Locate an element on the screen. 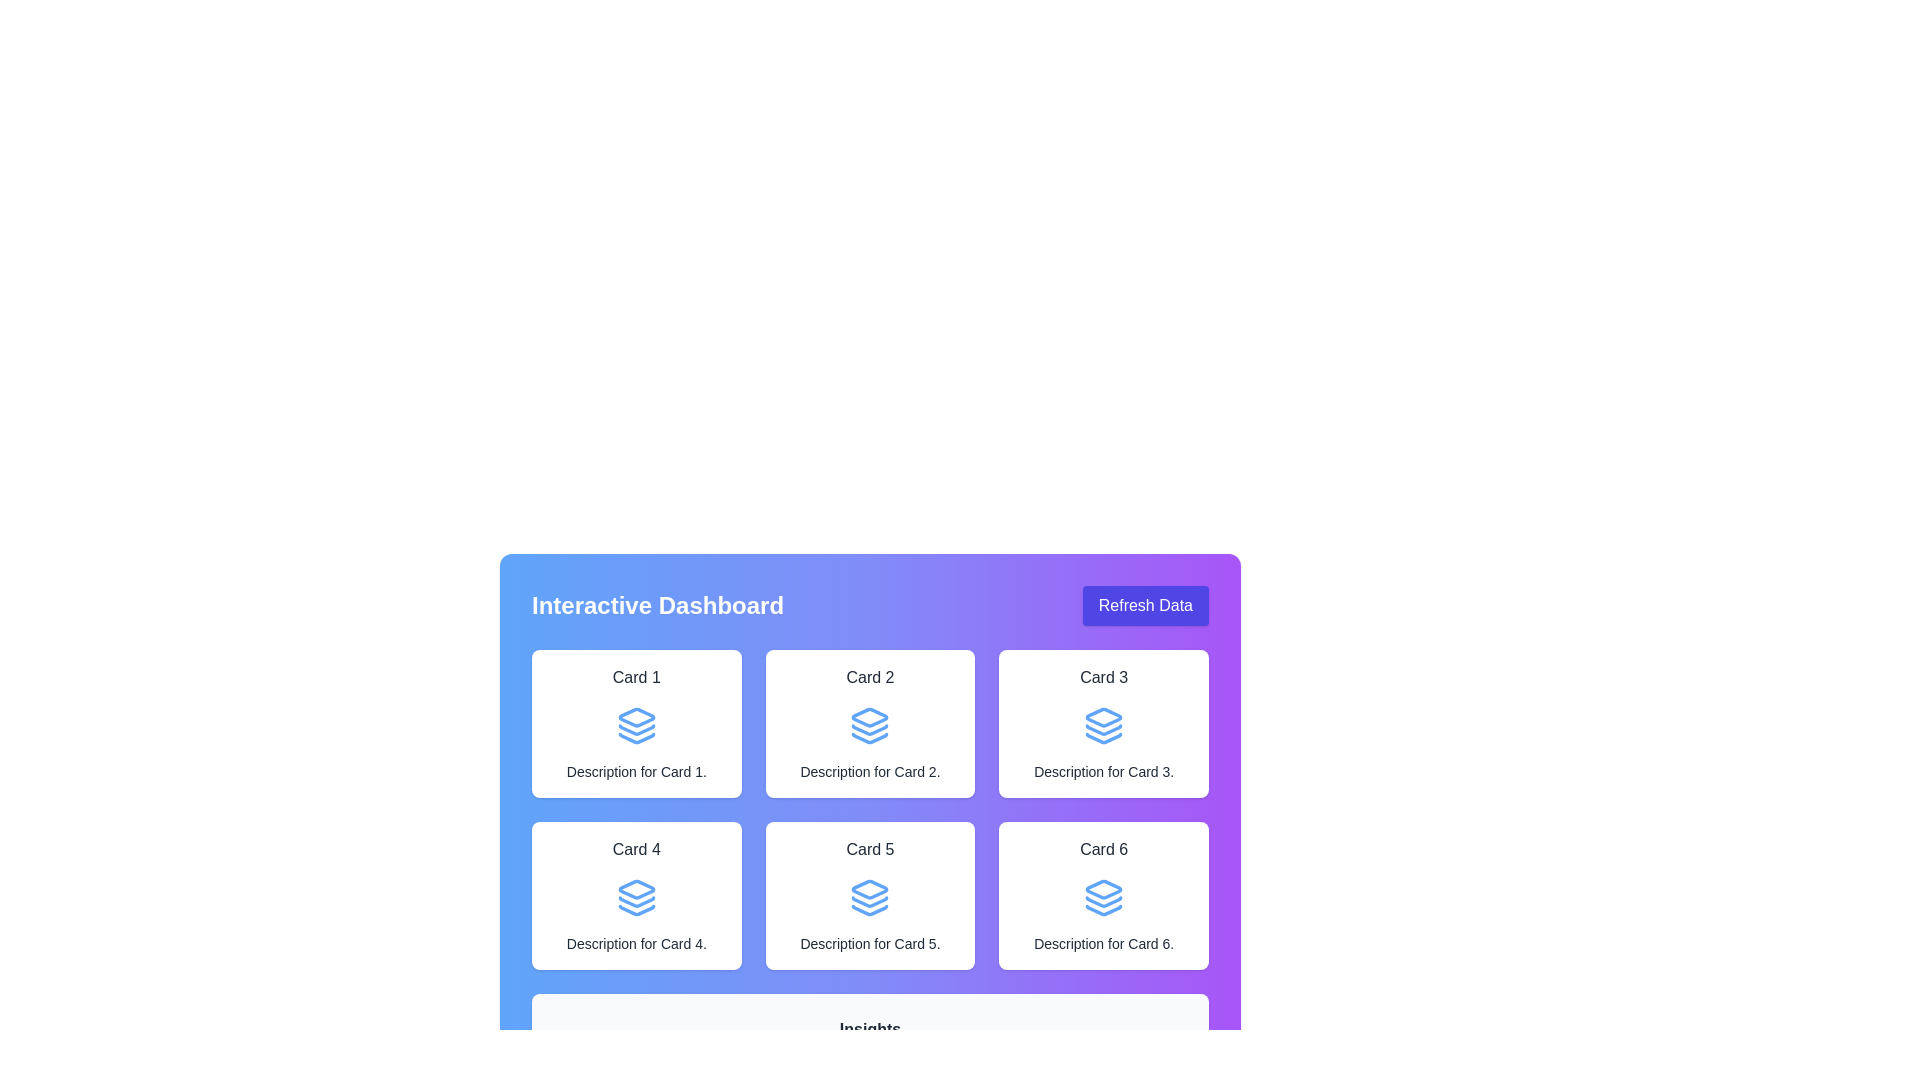 The width and height of the screenshot is (1920, 1080). on the rectangular card titled 'Card 2' in the second column of the first row of the grid under 'Interactive Dashboard' is located at coordinates (870, 778).